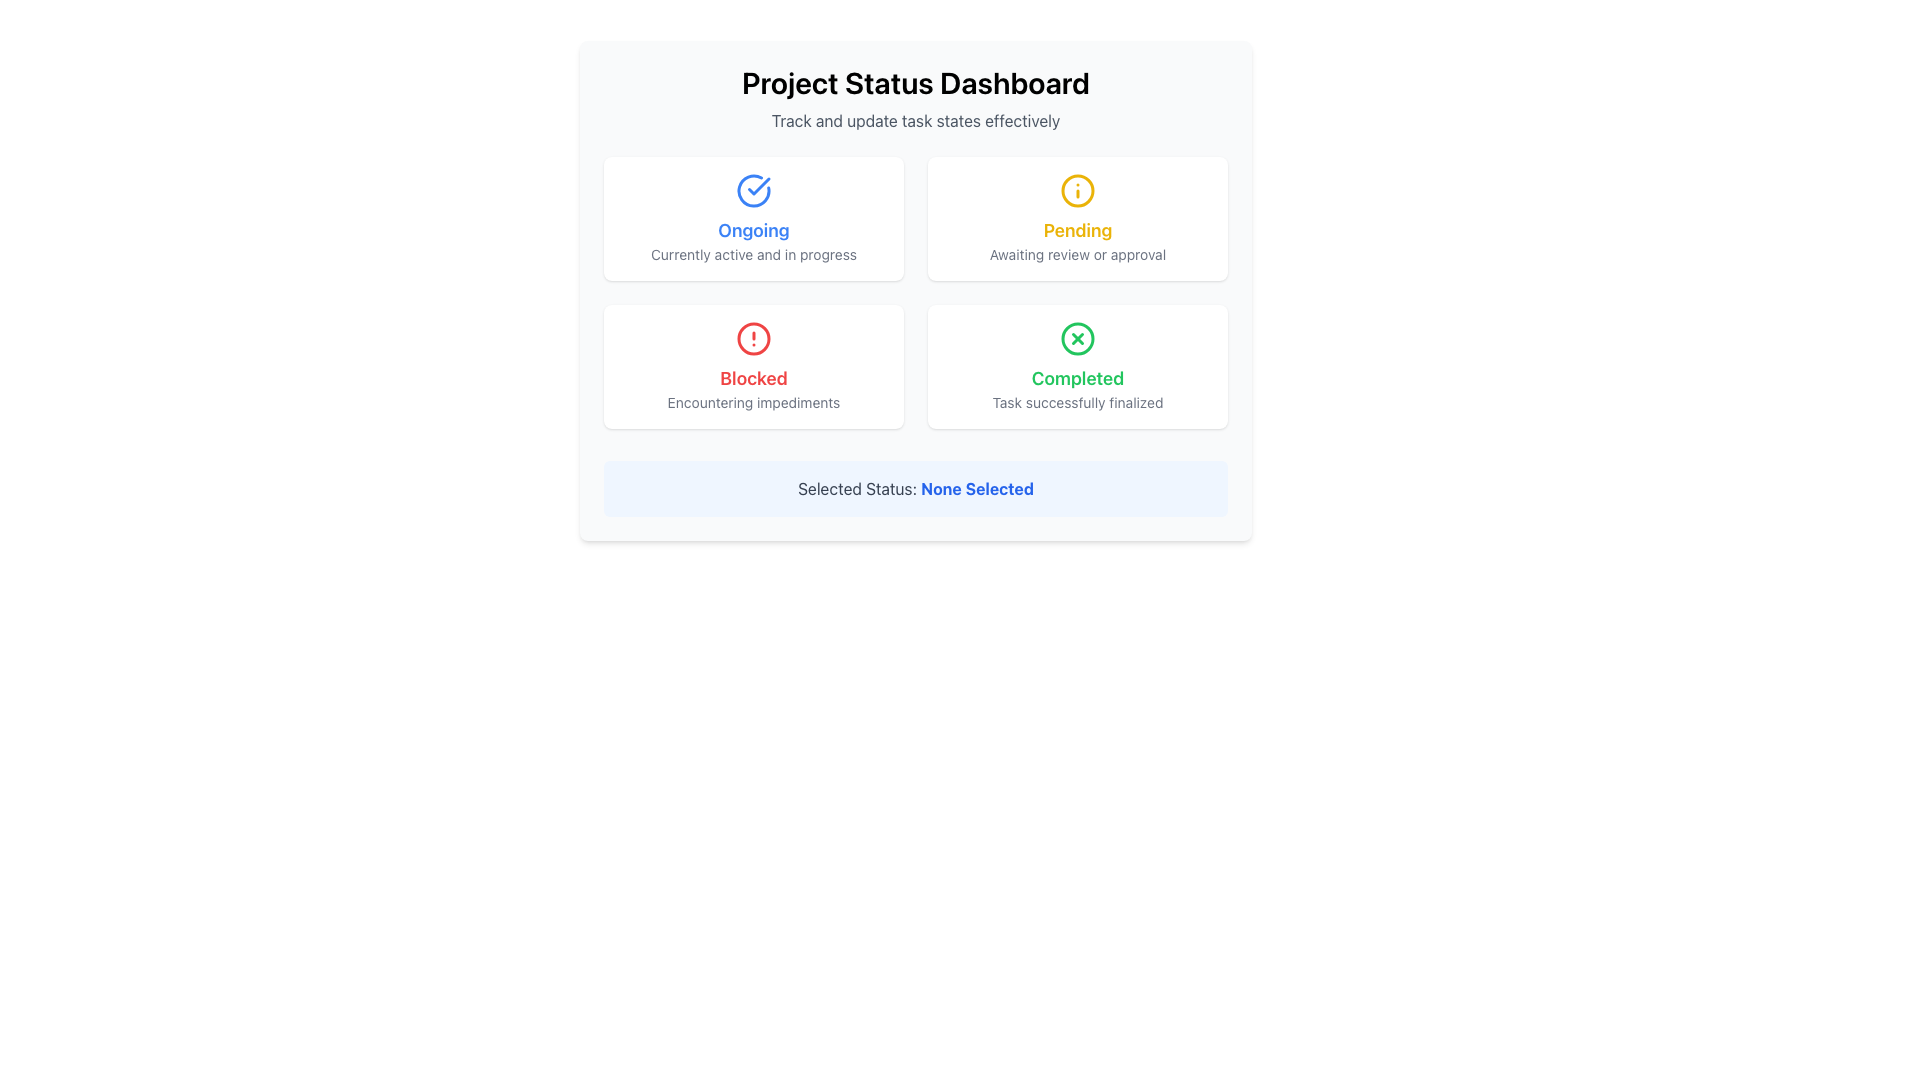 The image size is (1920, 1080). Describe the element at coordinates (1077, 219) in the screenshot. I see `the card labeled 'Pending' that is located in the top-right position of the two-by-two grid layout` at that location.